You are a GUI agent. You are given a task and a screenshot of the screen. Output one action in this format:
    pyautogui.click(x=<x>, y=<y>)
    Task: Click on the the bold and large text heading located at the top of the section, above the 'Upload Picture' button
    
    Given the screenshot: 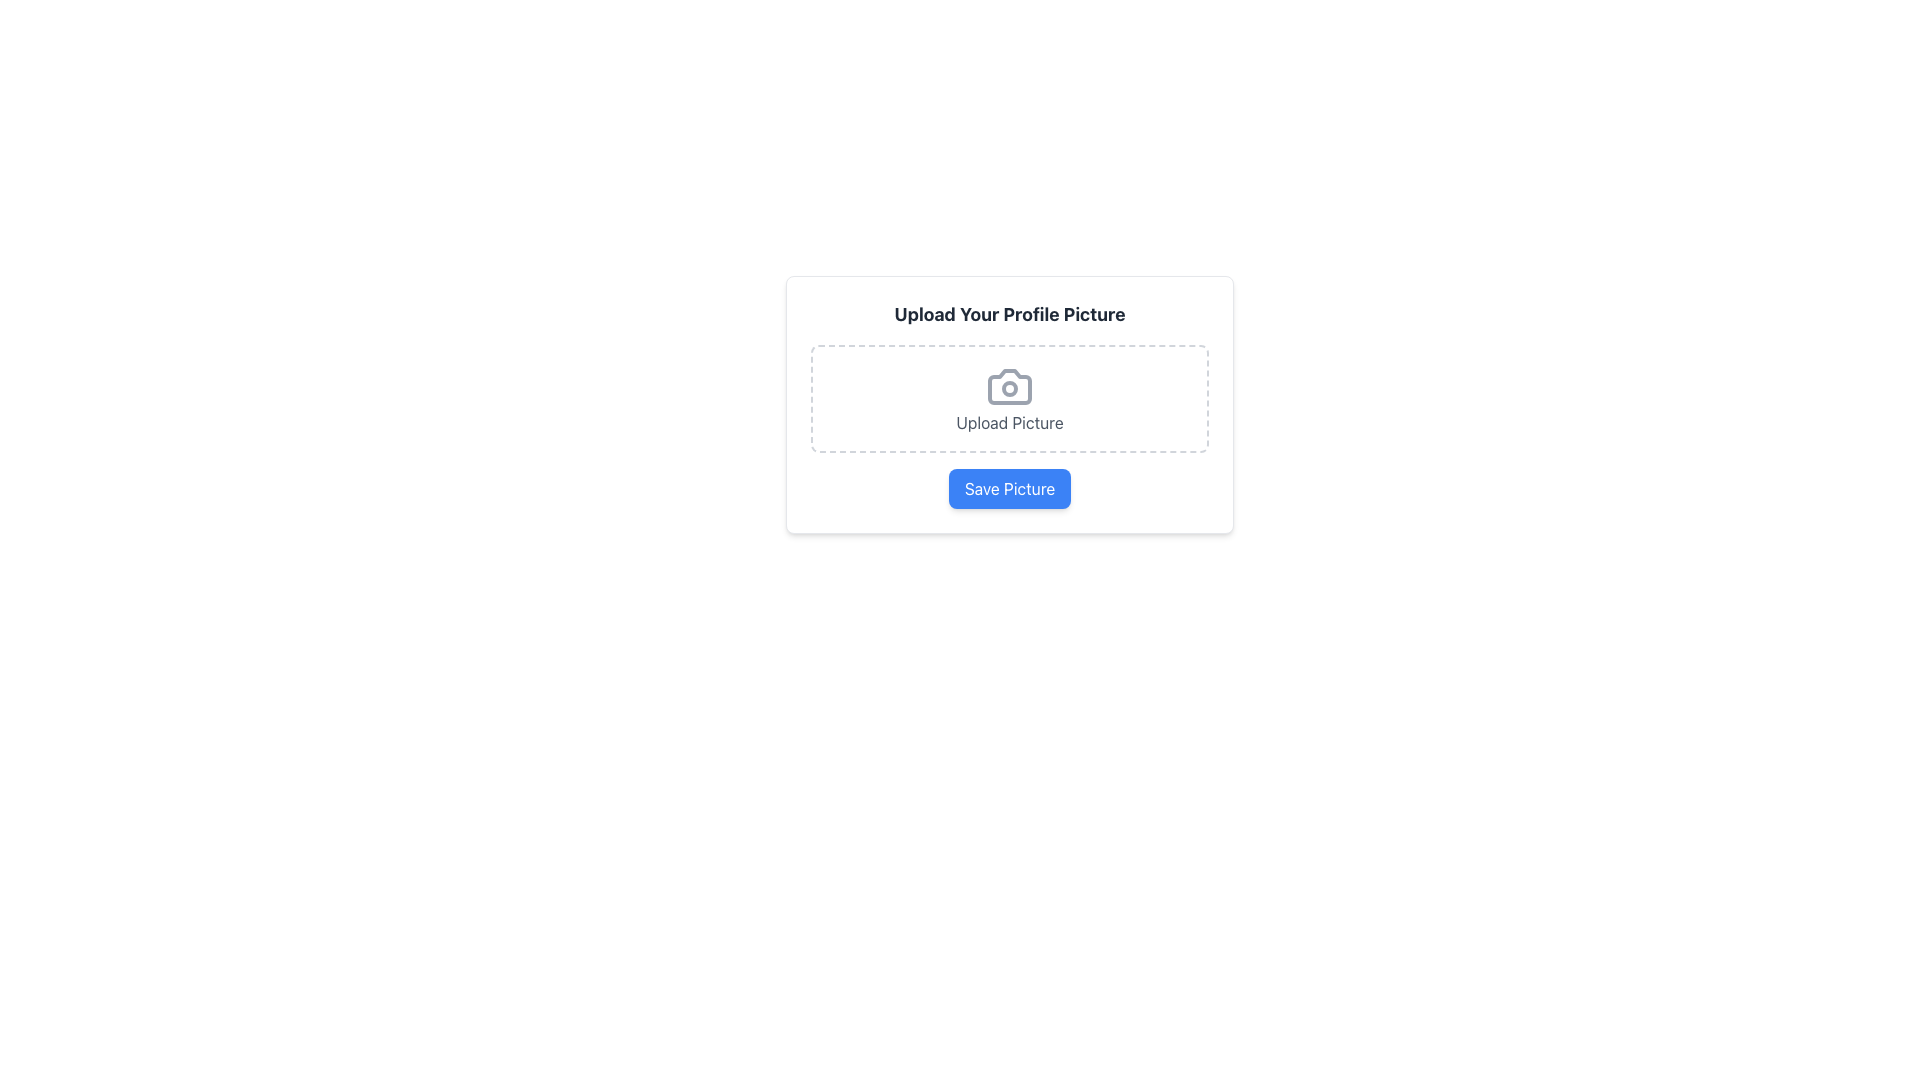 What is the action you would take?
    pyautogui.click(x=1009, y=315)
    